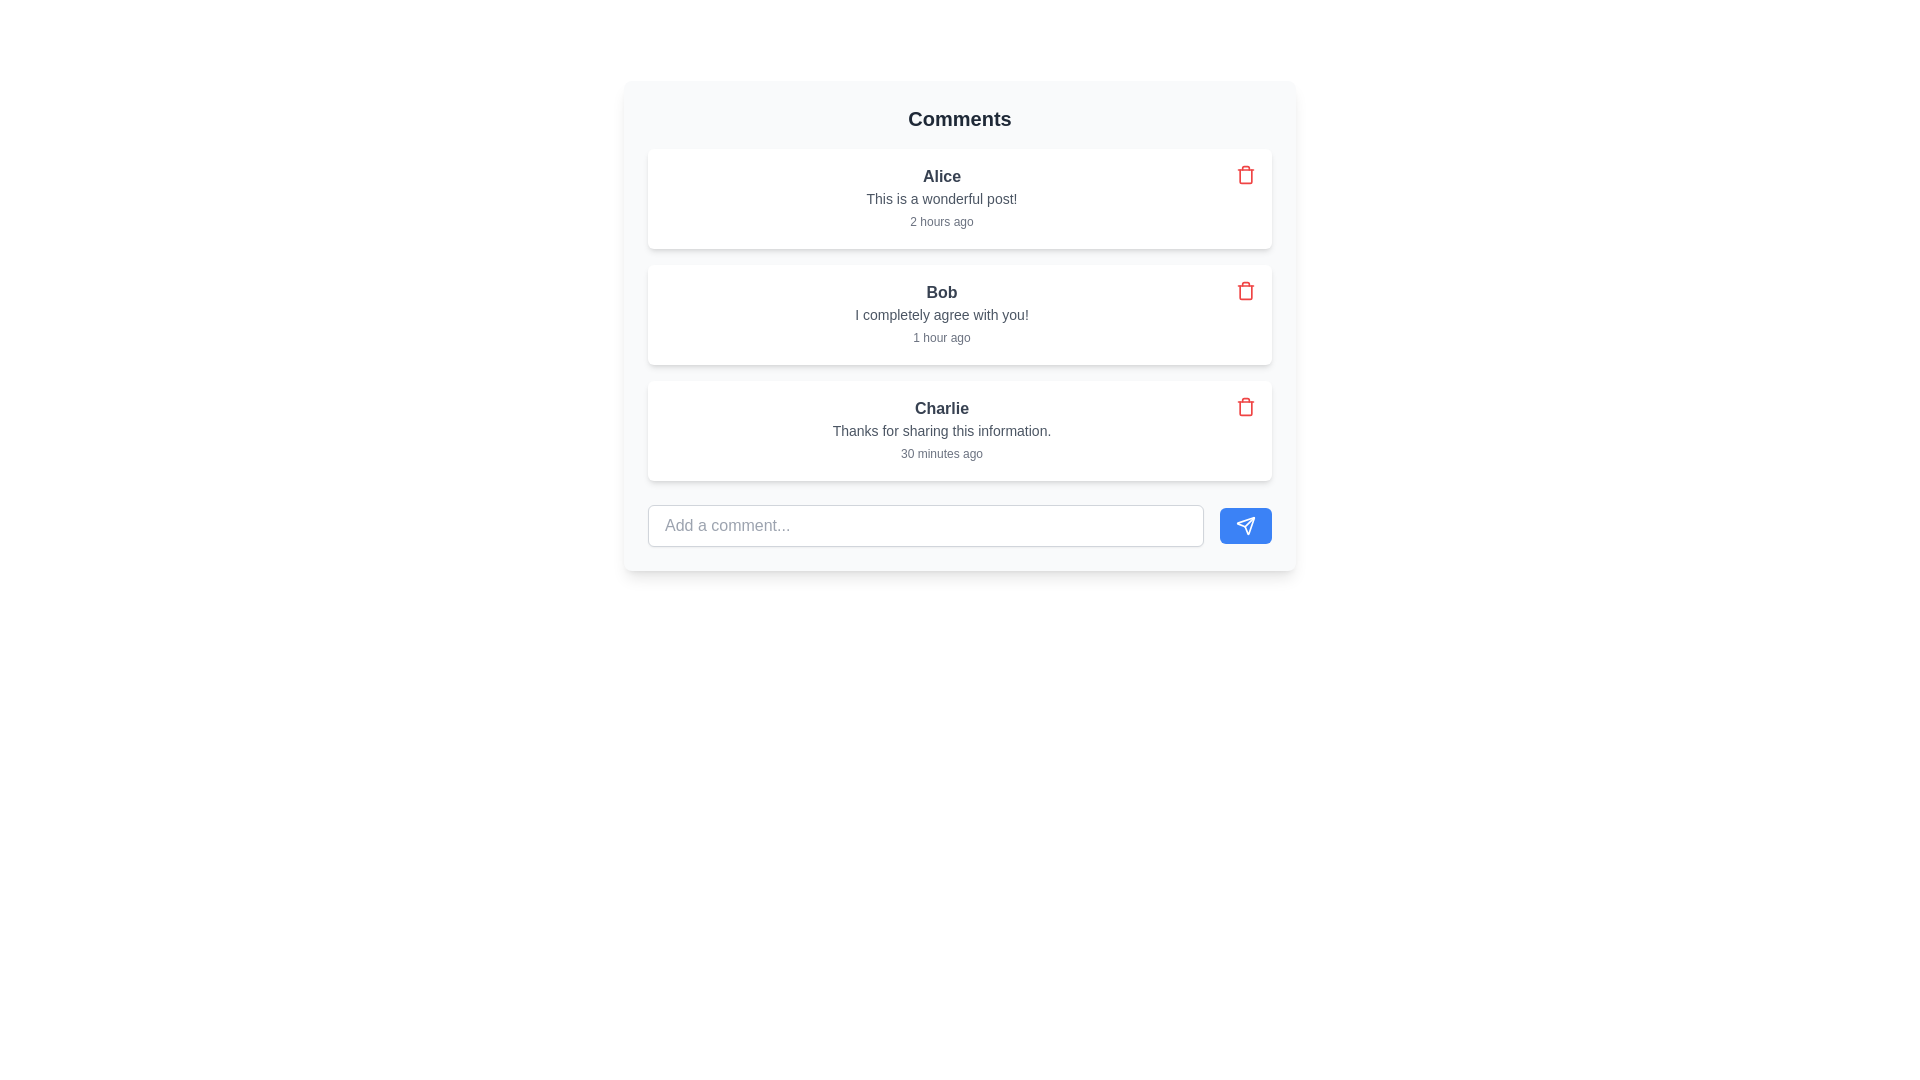 Image resolution: width=1920 pixels, height=1080 pixels. What do you see at coordinates (940, 454) in the screenshot?
I see `the text indicating the time elapsed since the comment was posted, located below the user name 'Charlie' and the comment text 'Thanks for sharing this information.' in the third comment box` at bounding box center [940, 454].